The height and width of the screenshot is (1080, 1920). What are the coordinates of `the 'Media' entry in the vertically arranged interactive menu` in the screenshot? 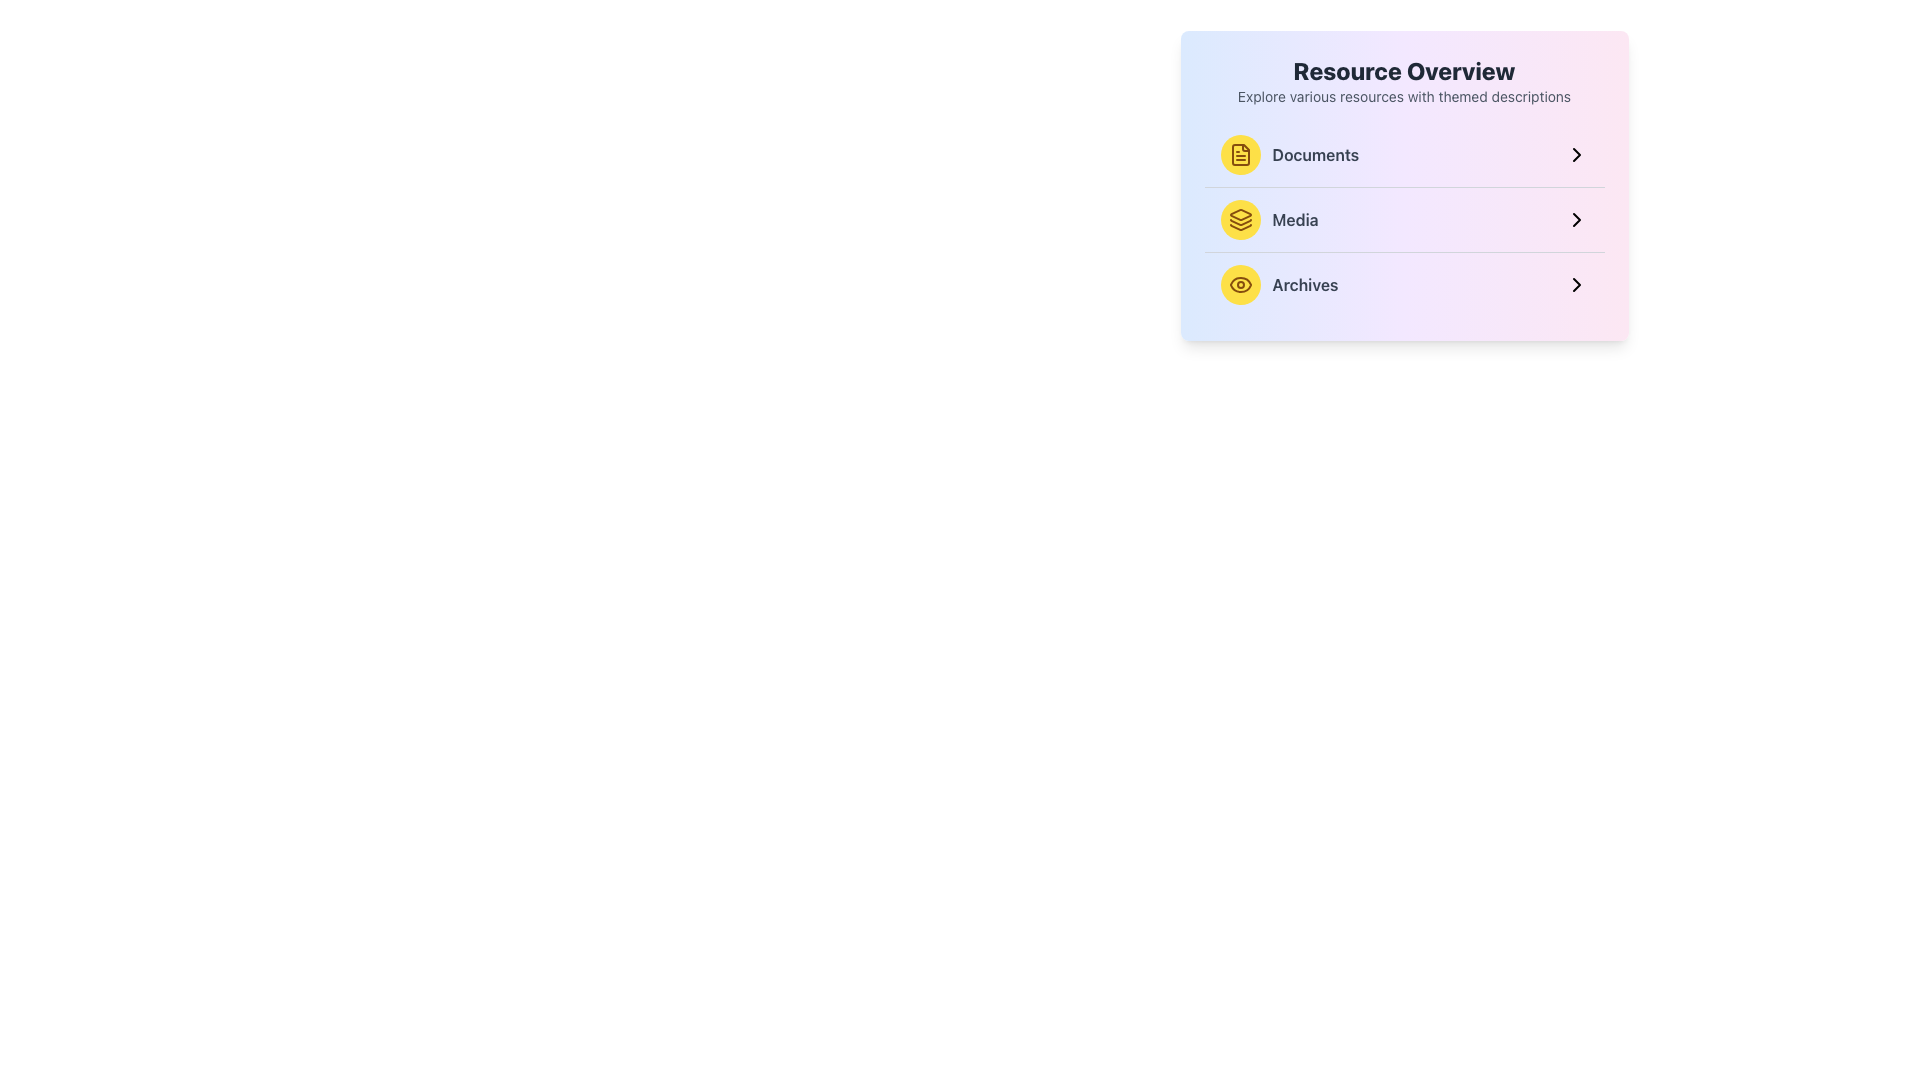 It's located at (1403, 219).